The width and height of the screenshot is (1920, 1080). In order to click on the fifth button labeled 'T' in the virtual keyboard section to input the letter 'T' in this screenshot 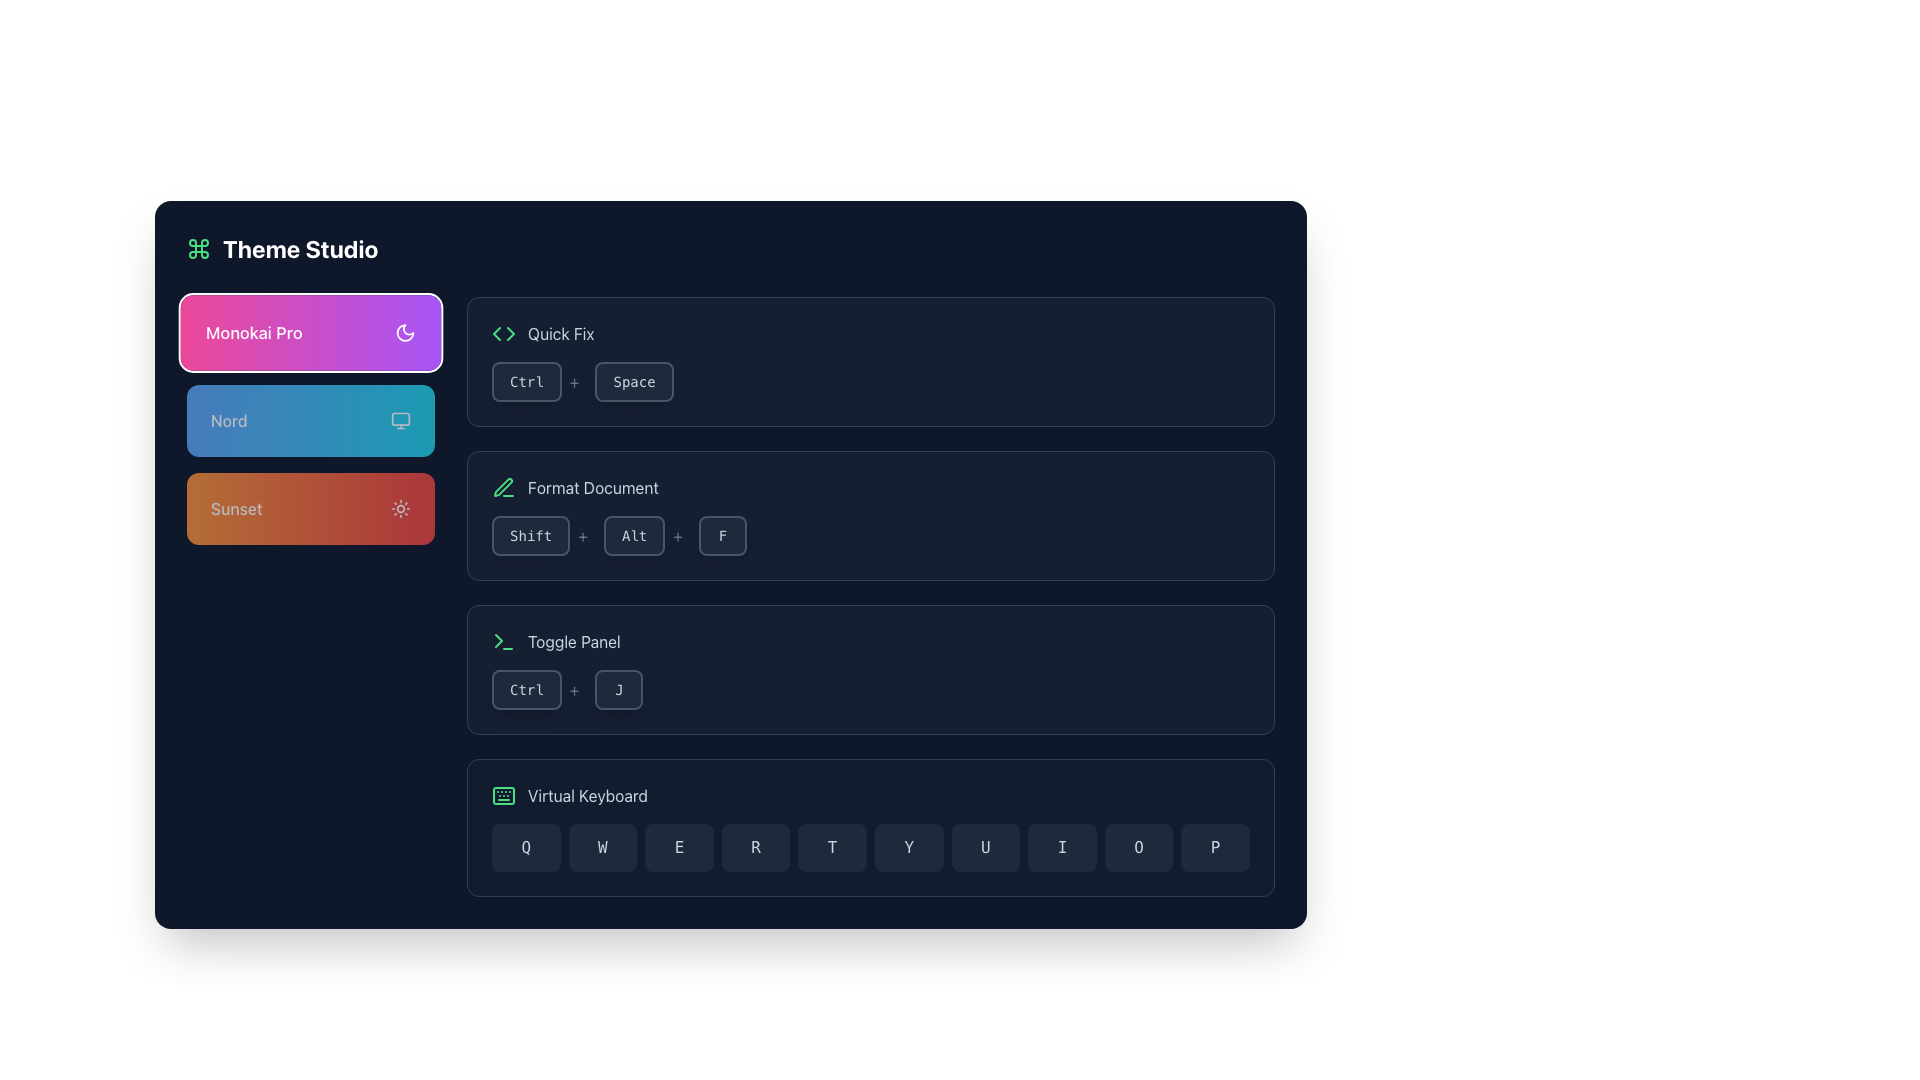, I will do `click(832, 848)`.